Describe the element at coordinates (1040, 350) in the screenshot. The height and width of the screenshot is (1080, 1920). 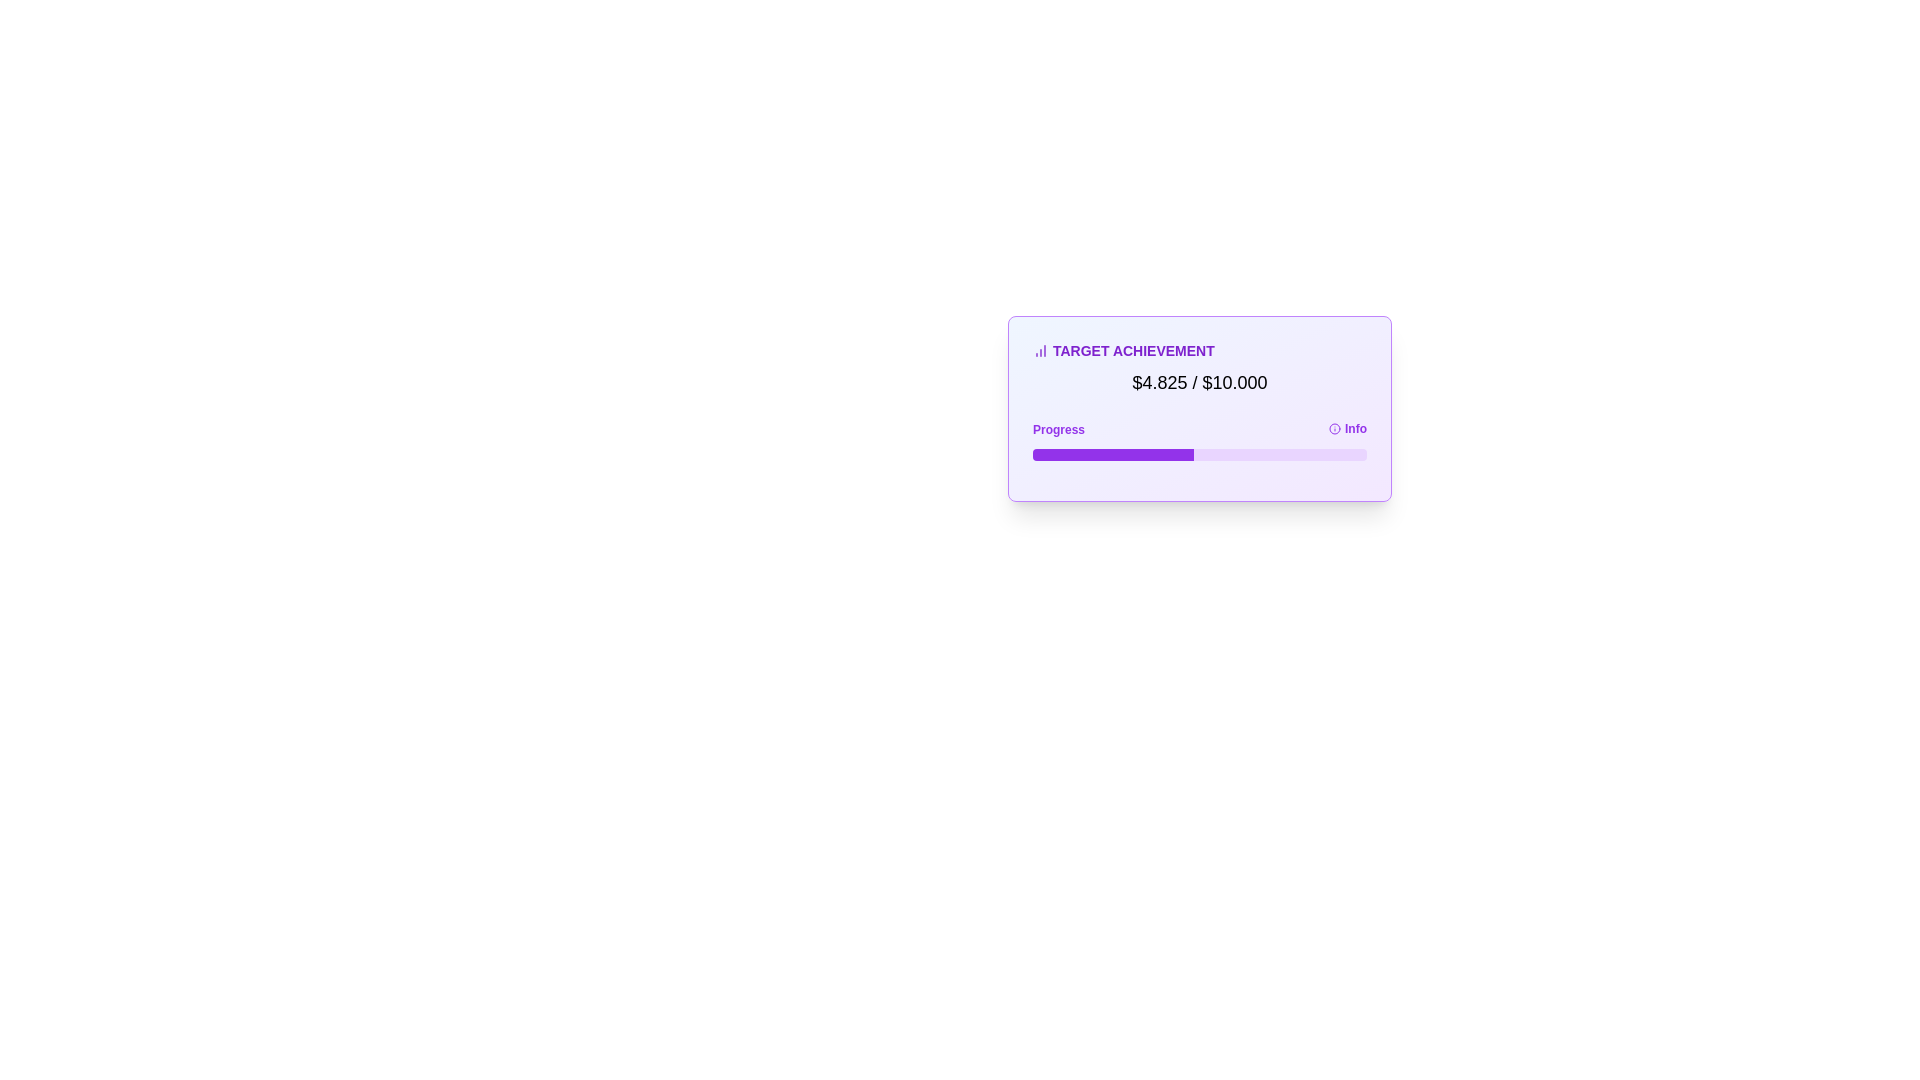
I see `the small vertical bar chart icon styled in purple, positioned slightly to the left of the title 'Target Achievement'` at that location.